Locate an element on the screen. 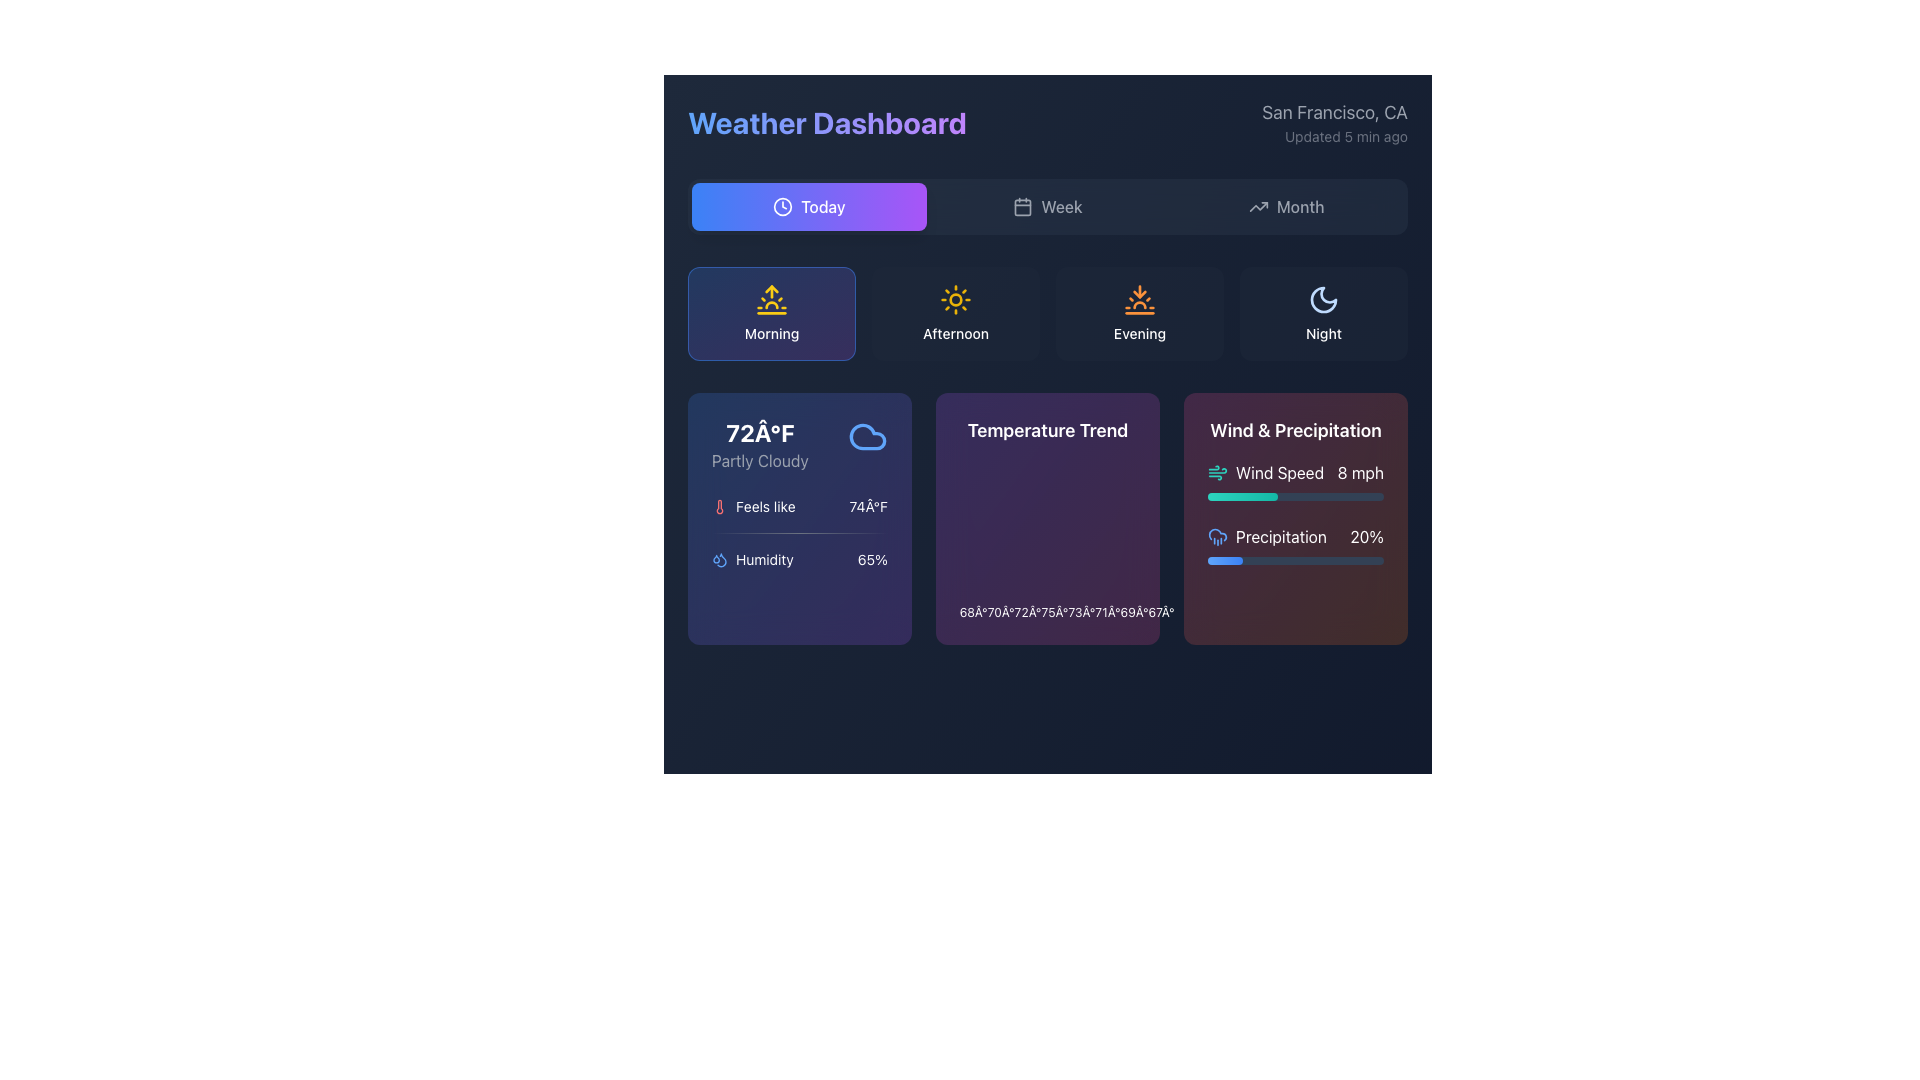  the 'Evening' icon in the top row of the dashboard to select it is located at coordinates (1140, 300).